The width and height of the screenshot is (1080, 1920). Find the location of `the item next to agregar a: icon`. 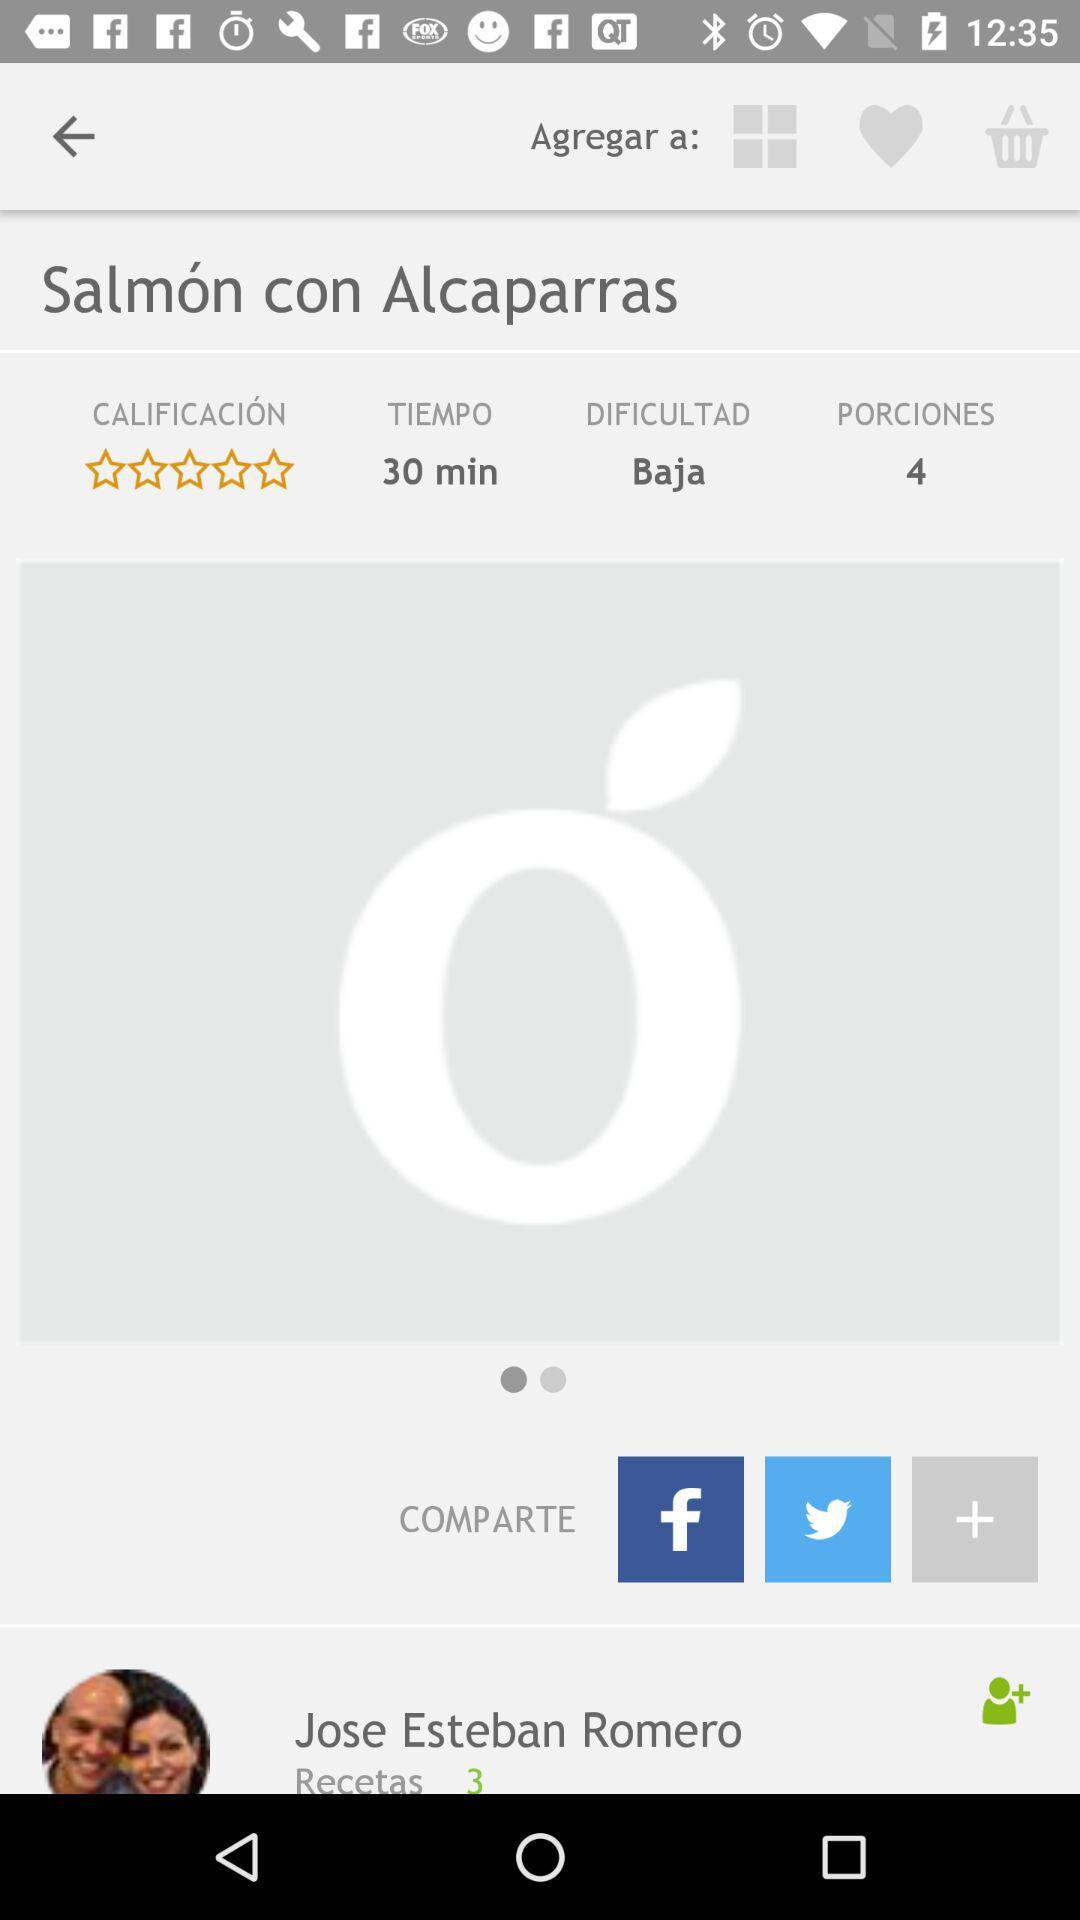

the item next to agregar a: icon is located at coordinates (72, 135).